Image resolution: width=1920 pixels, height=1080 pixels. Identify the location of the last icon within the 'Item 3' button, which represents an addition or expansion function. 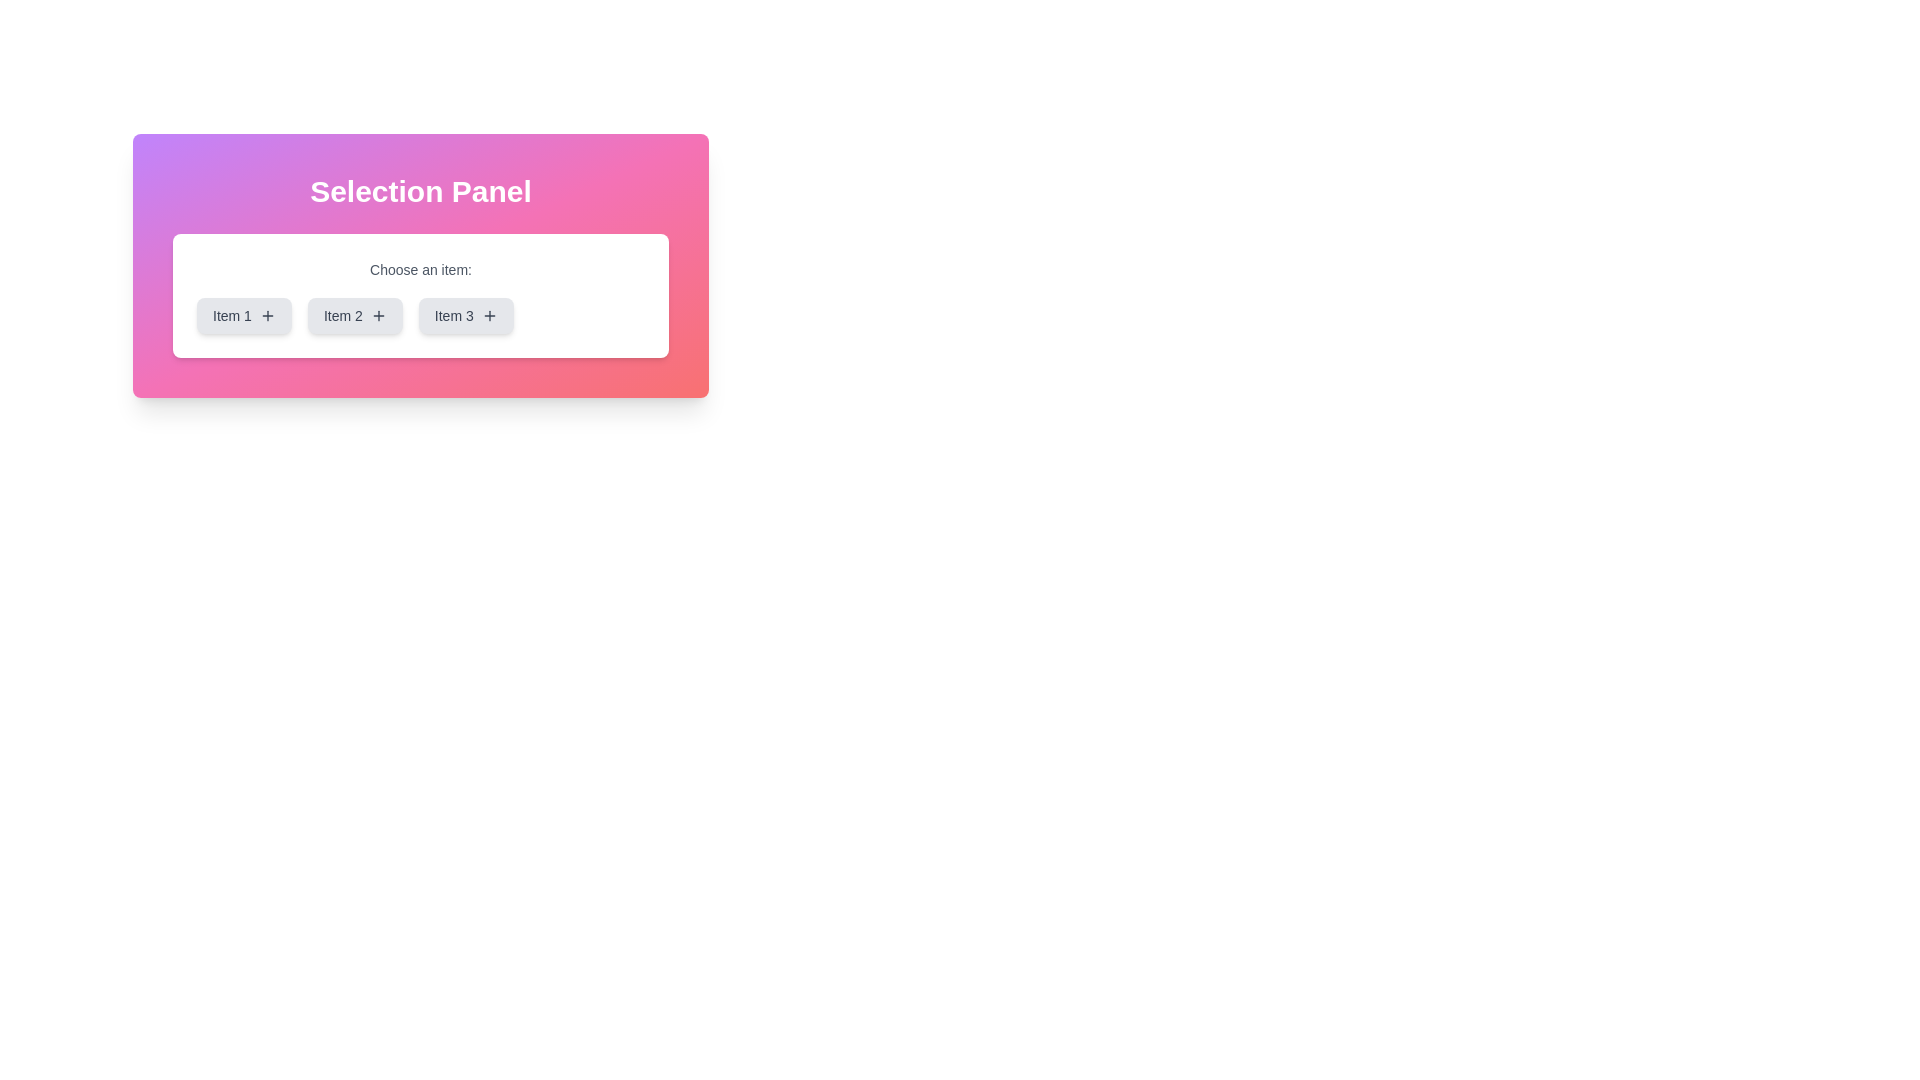
(489, 315).